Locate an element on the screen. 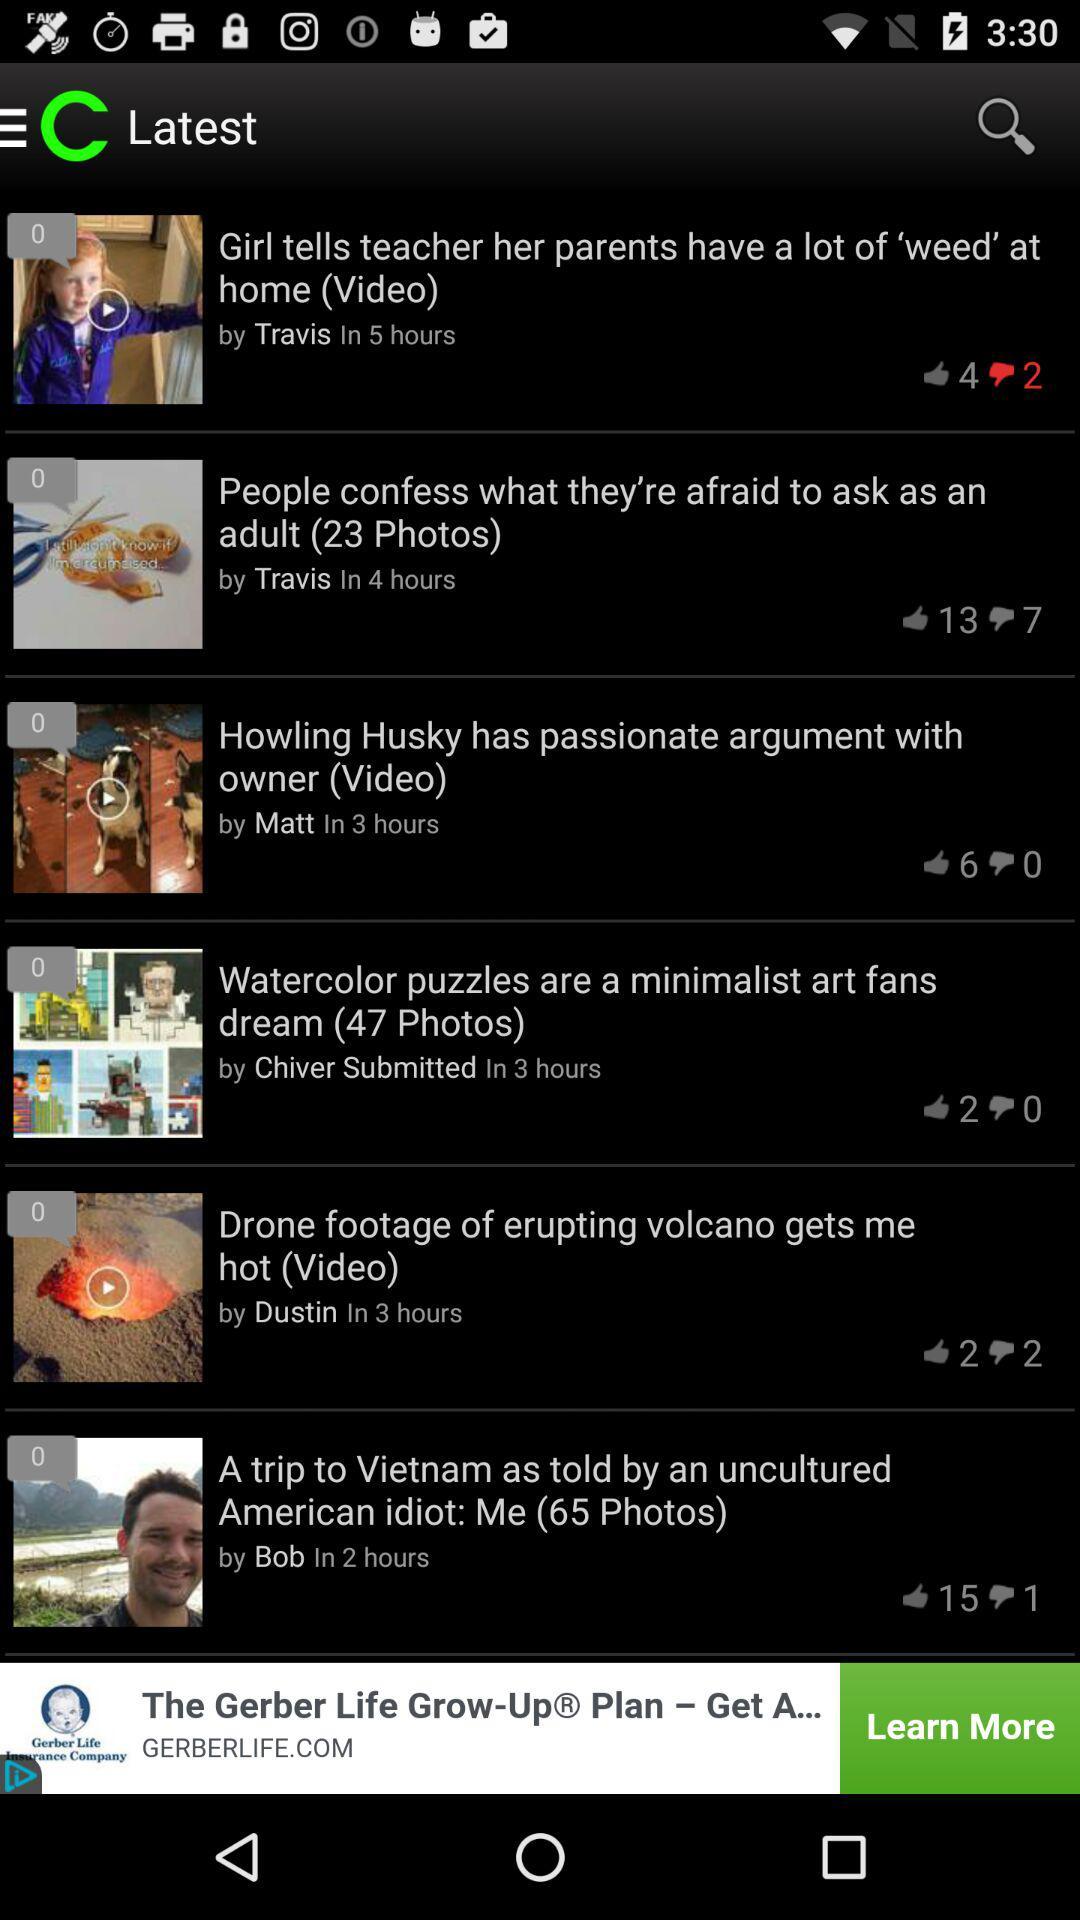  advertisement is located at coordinates (540, 1727).